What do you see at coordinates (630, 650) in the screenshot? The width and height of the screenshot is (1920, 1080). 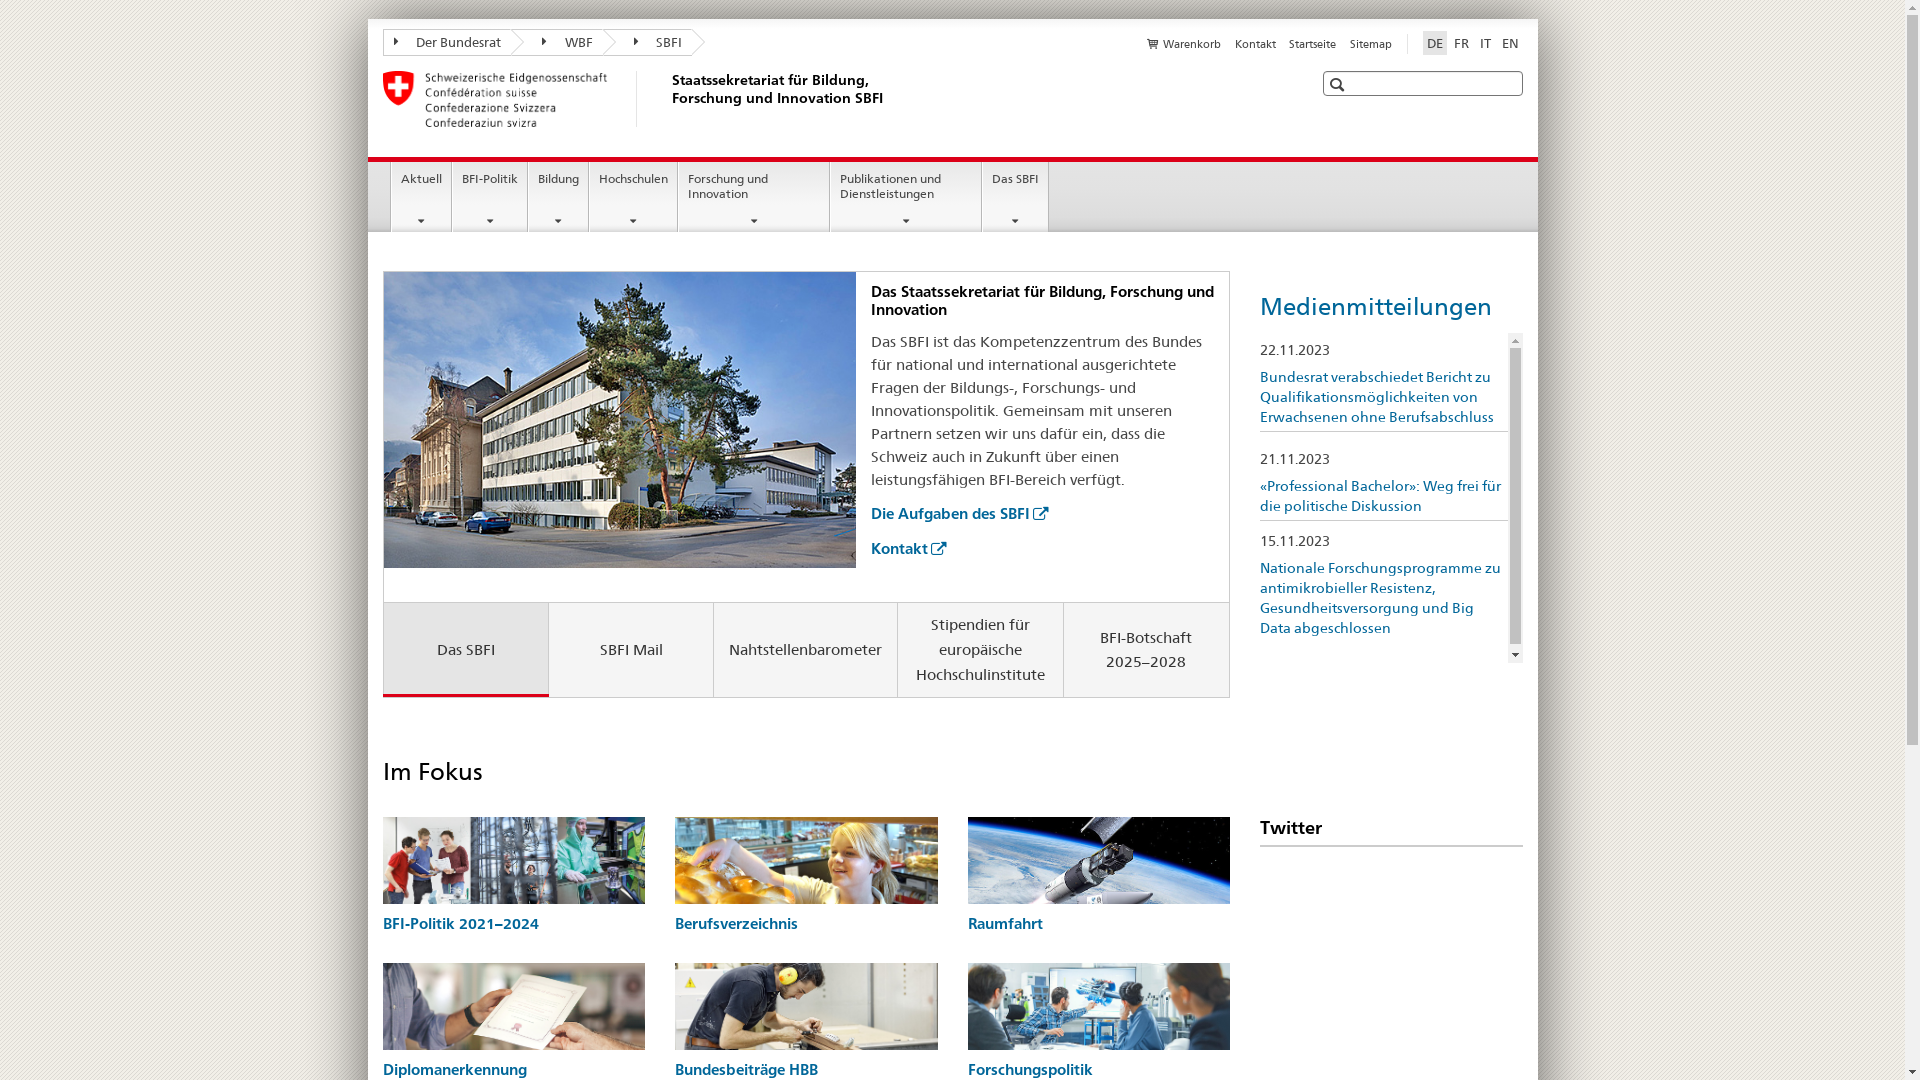 I see `'SBFI Mail'` at bounding box center [630, 650].